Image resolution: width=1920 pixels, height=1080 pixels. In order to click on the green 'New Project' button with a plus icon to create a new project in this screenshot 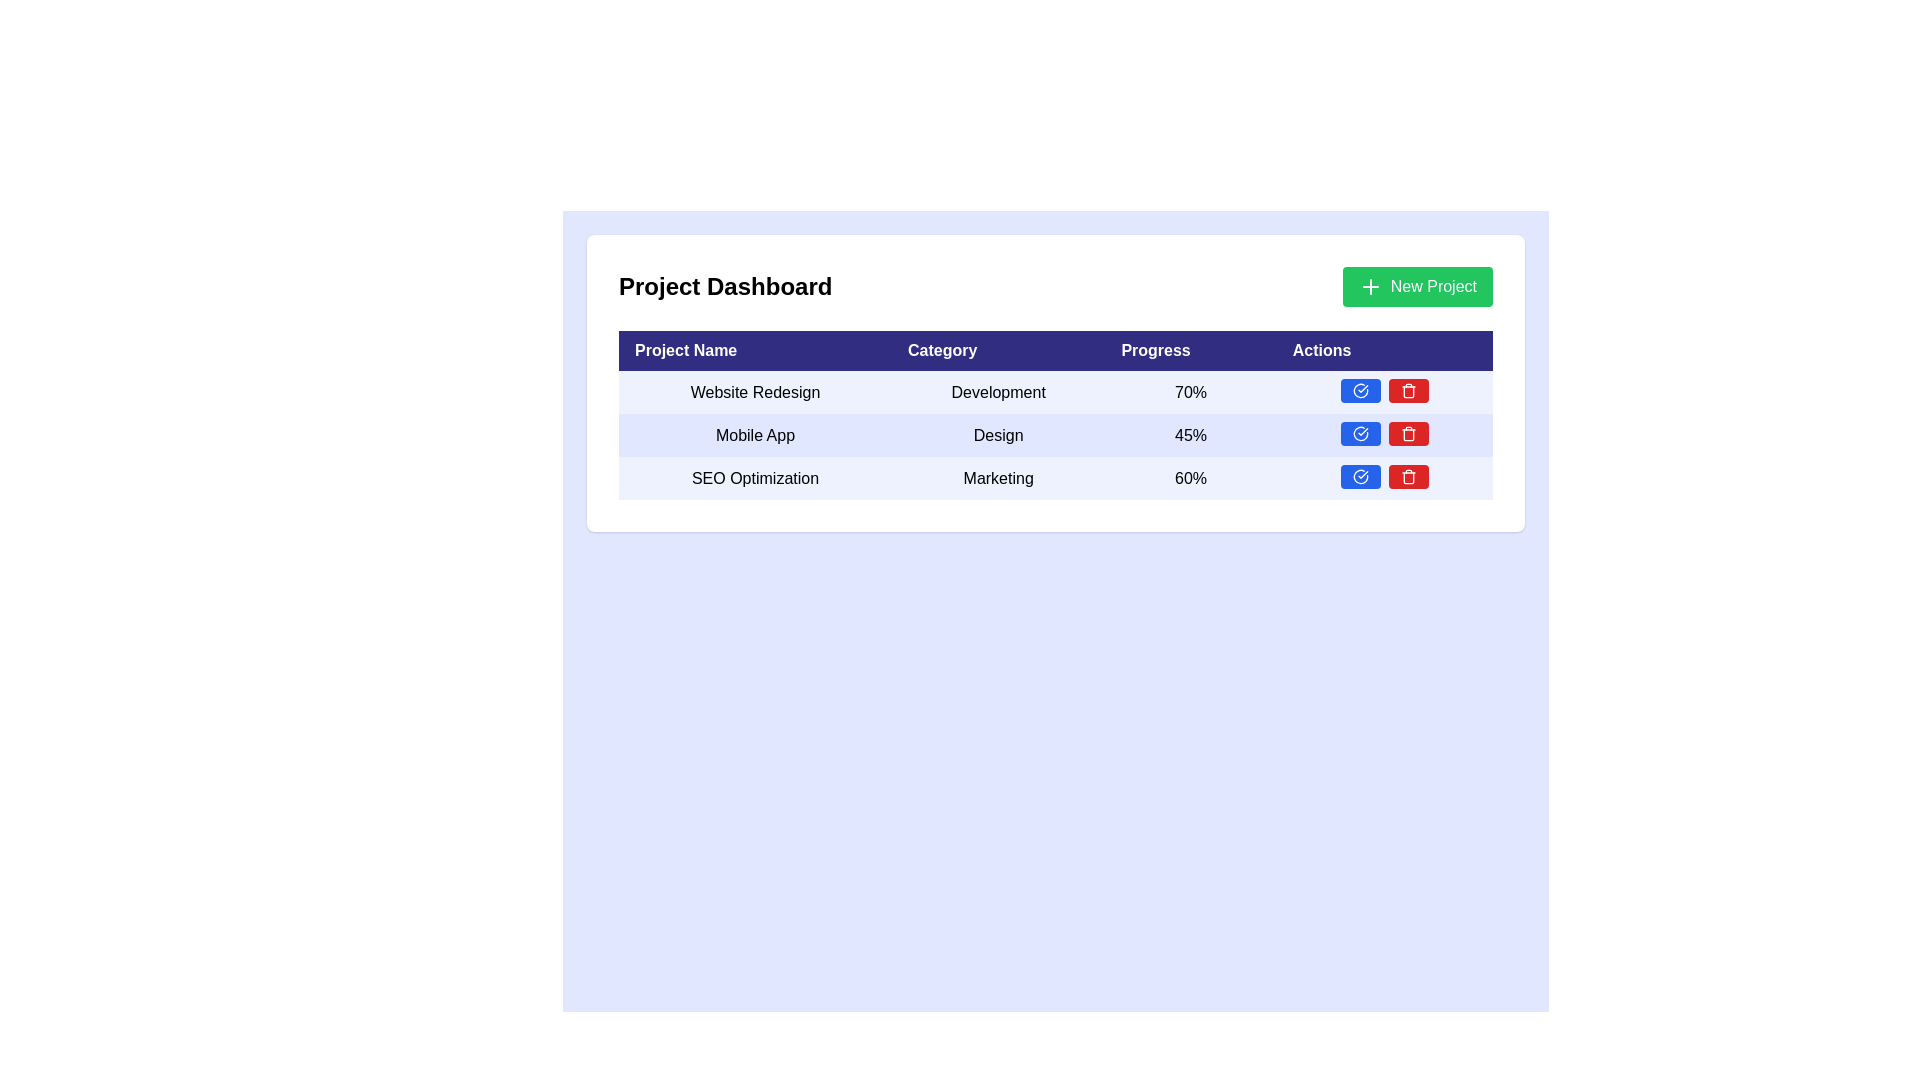, I will do `click(1416, 286)`.